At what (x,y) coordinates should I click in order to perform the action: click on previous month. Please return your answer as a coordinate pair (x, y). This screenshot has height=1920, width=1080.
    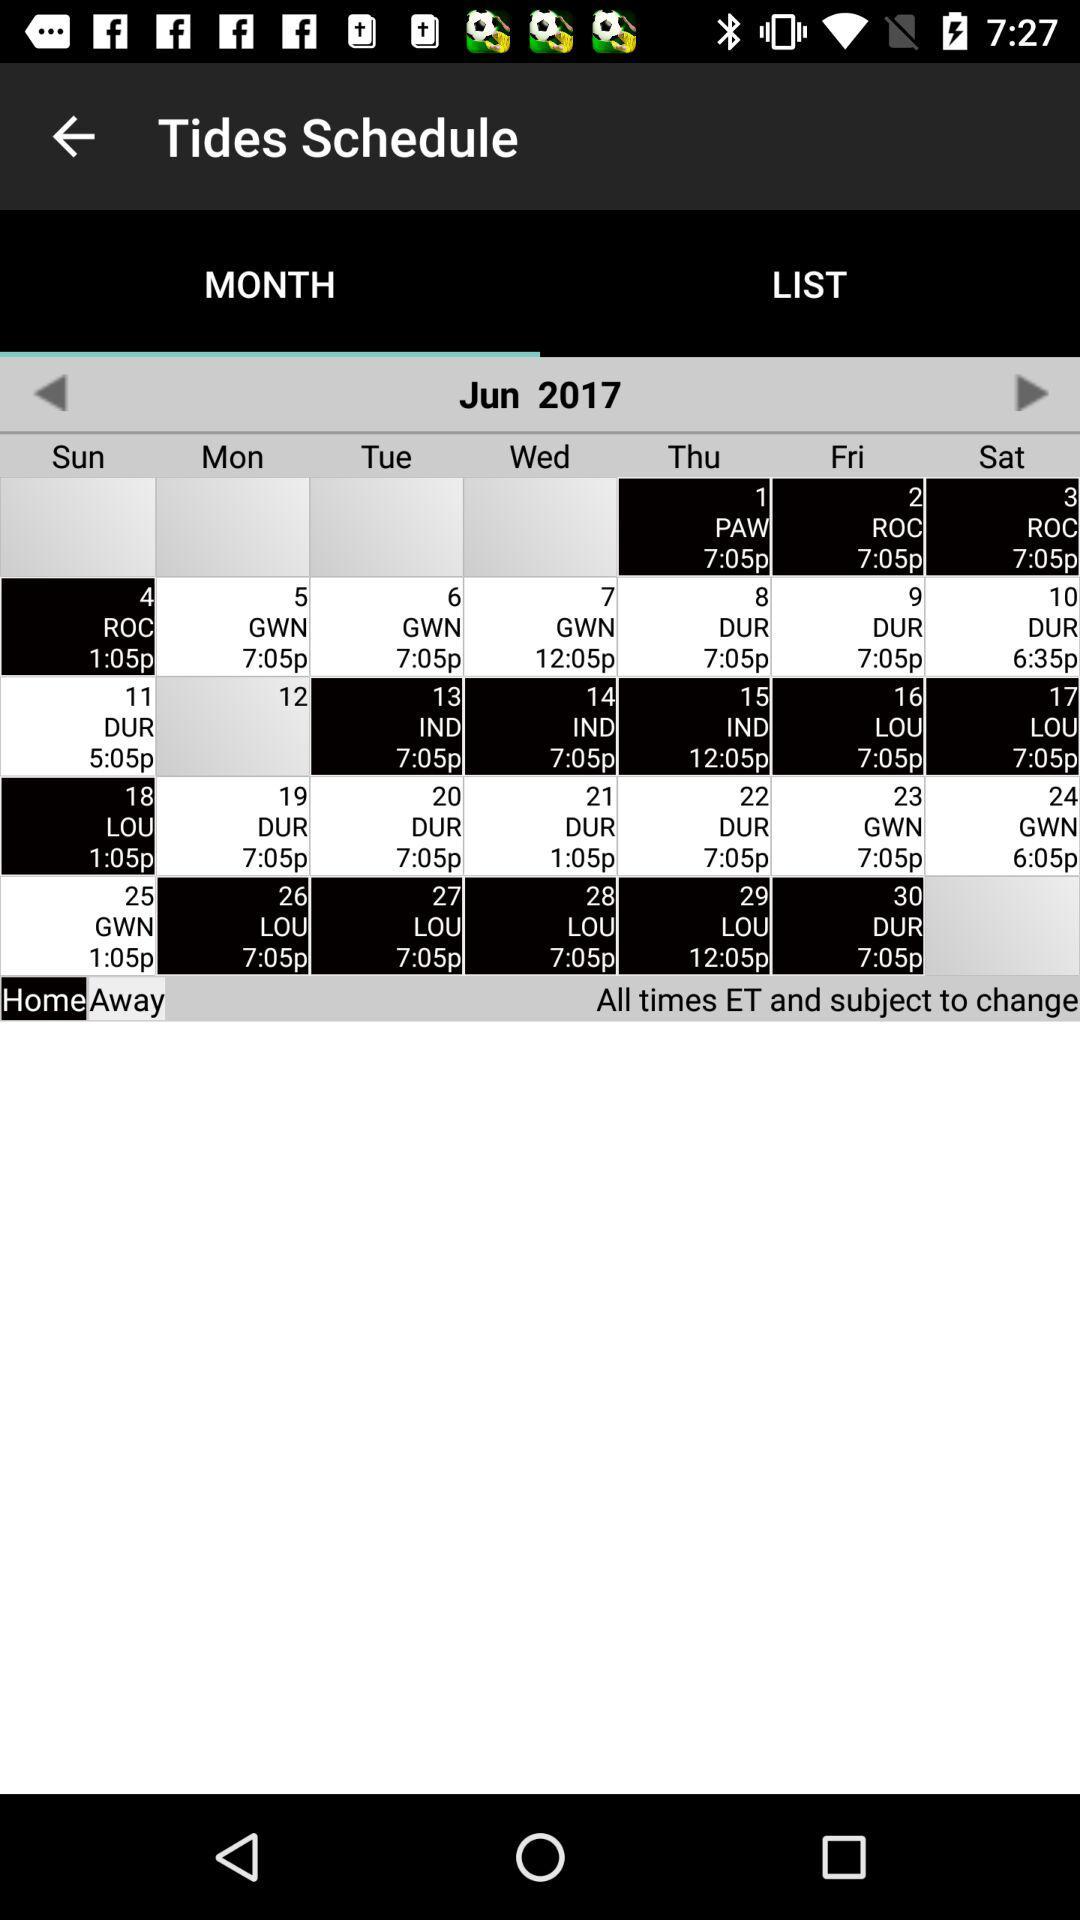
    Looking at the image, I should click on (48, 392).